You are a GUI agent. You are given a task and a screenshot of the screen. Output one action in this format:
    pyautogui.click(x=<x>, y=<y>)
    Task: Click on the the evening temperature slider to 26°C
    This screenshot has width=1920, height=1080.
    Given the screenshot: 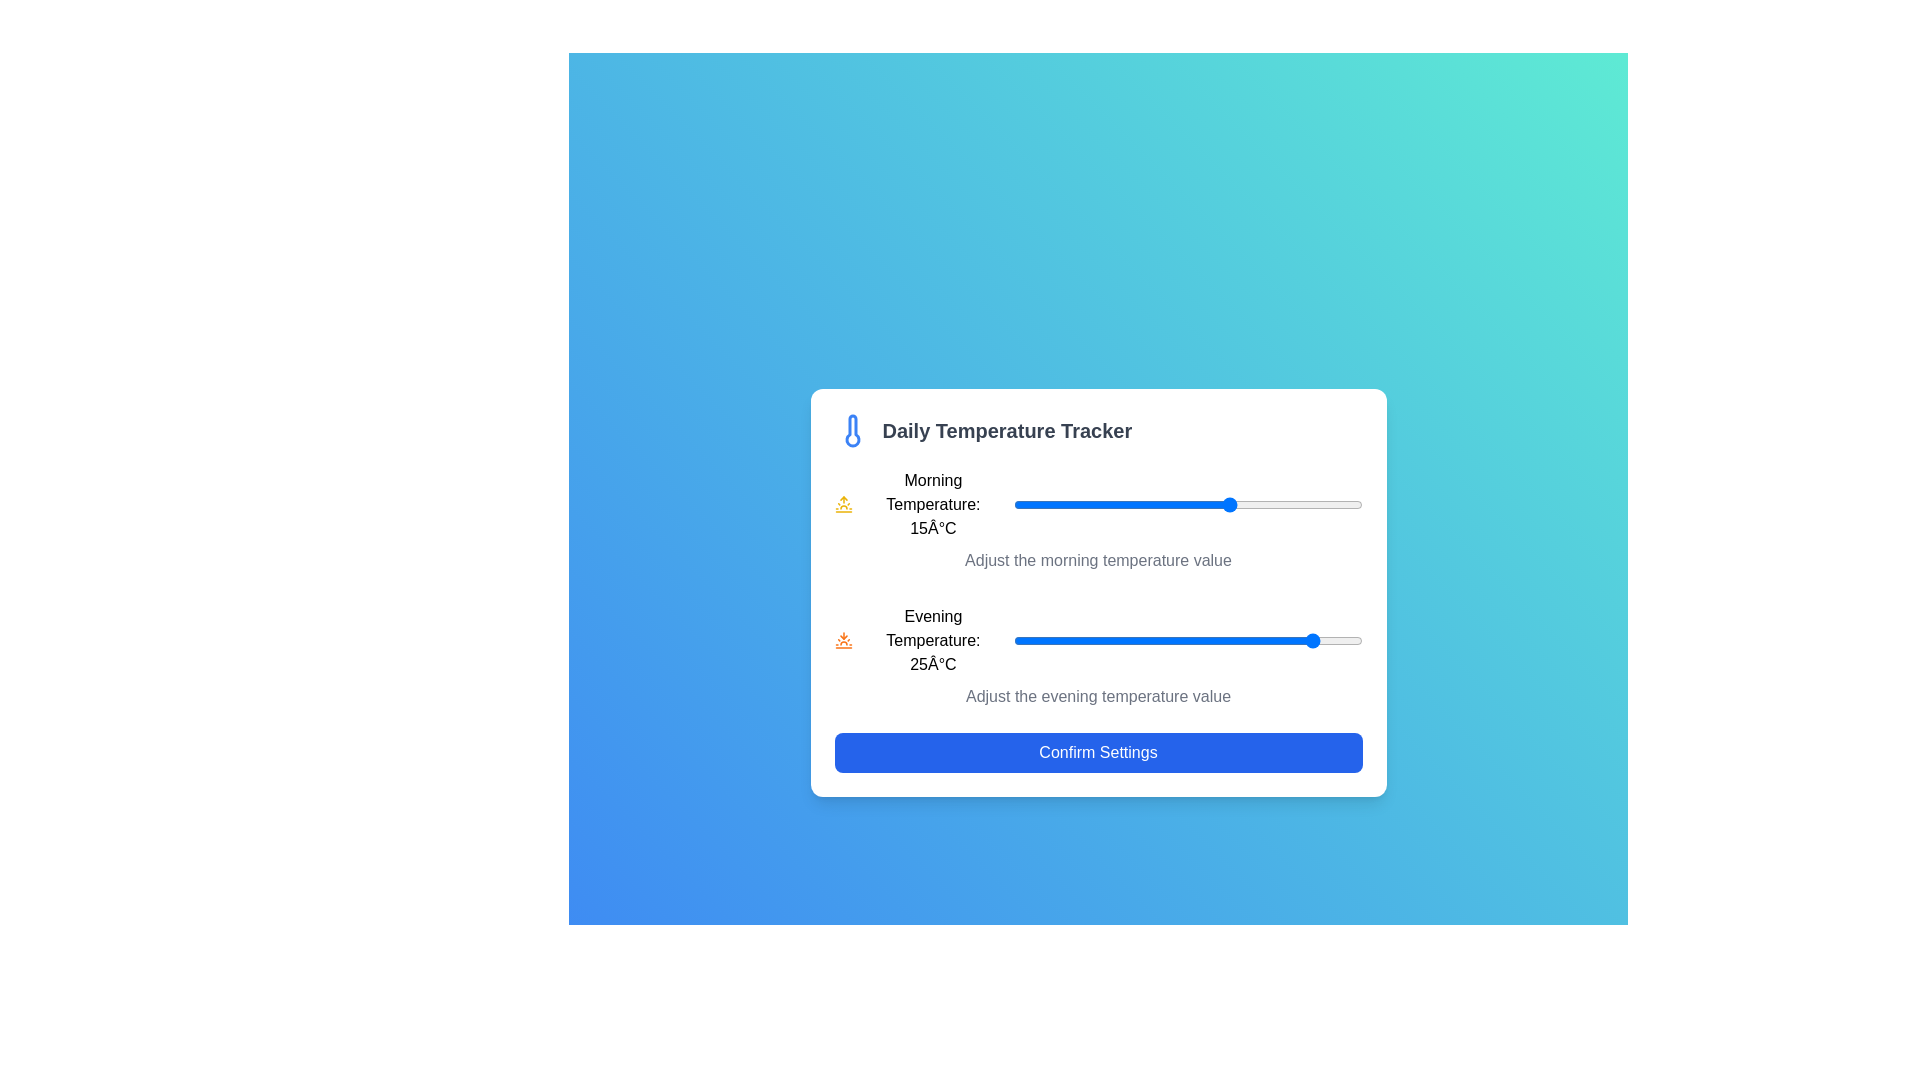 What is the action you would take?
    pyautogui.click(x=1327, y=640)
    